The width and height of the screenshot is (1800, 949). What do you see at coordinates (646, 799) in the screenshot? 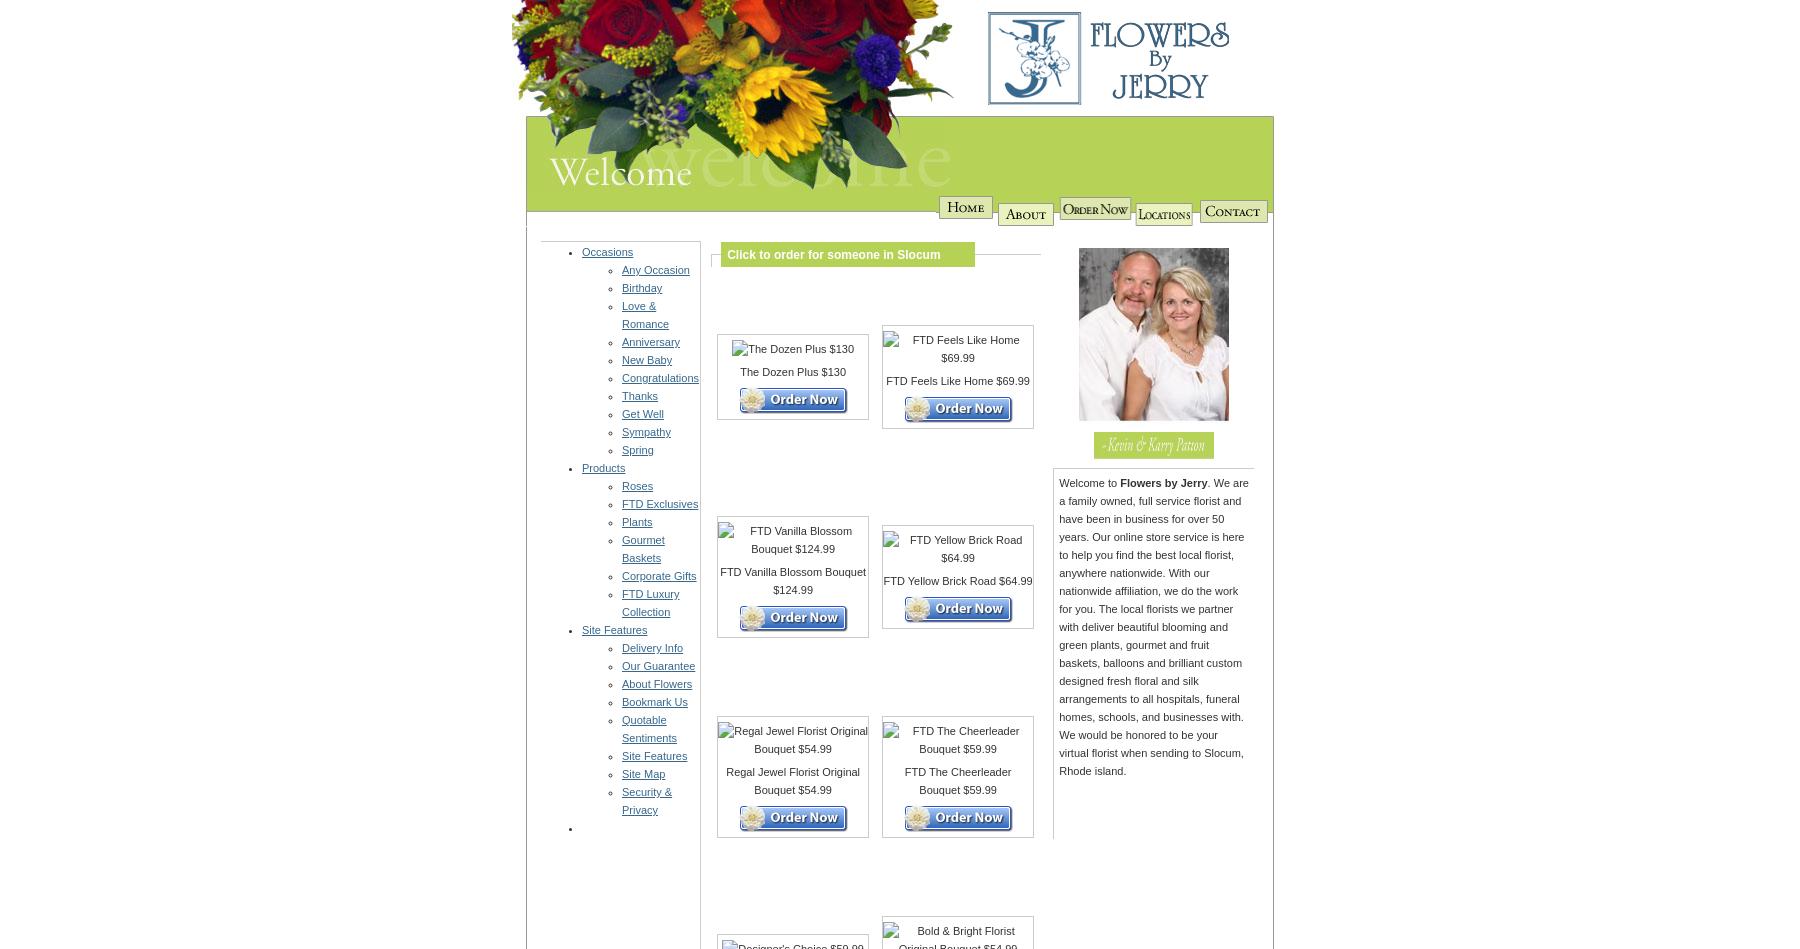
I see `'Security & Privacy'` at bounding box center [646, 799].